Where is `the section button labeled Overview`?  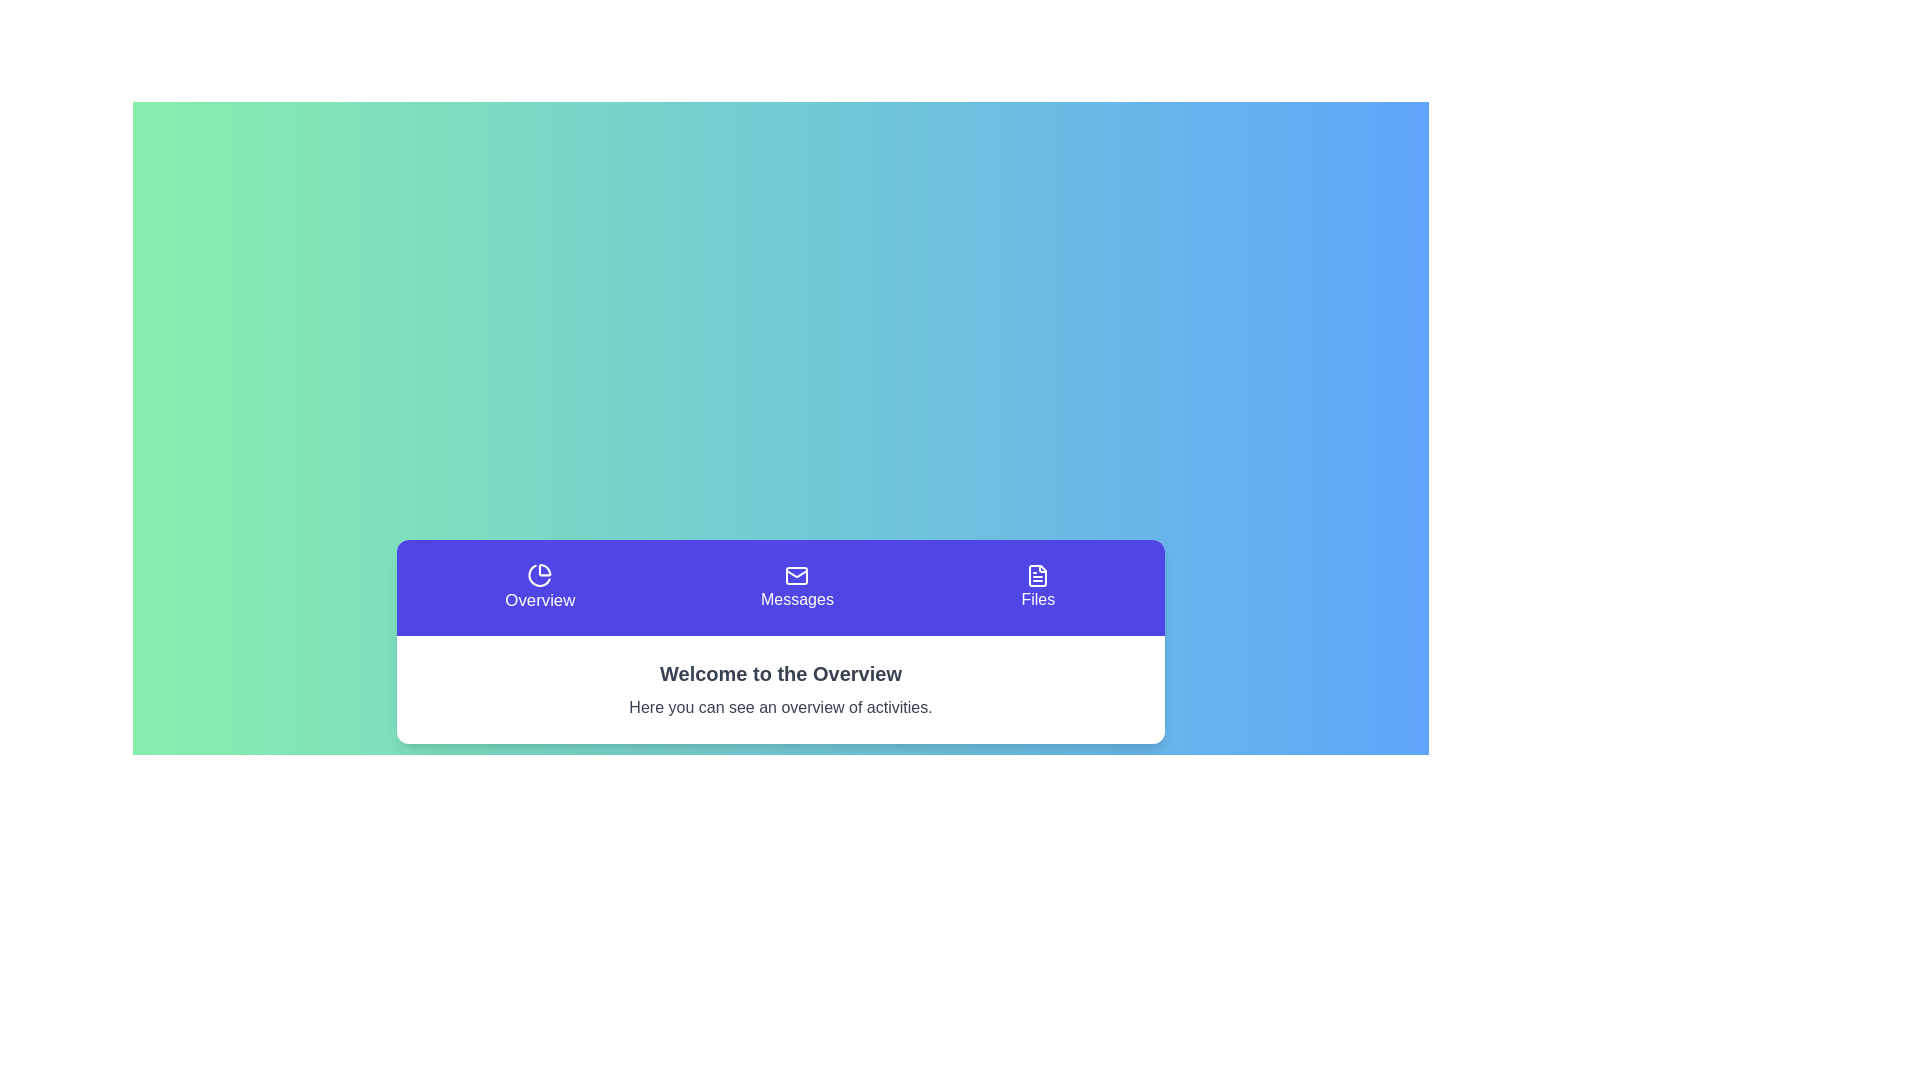
the section button labeled Overview is located at coordinates (539, 586).